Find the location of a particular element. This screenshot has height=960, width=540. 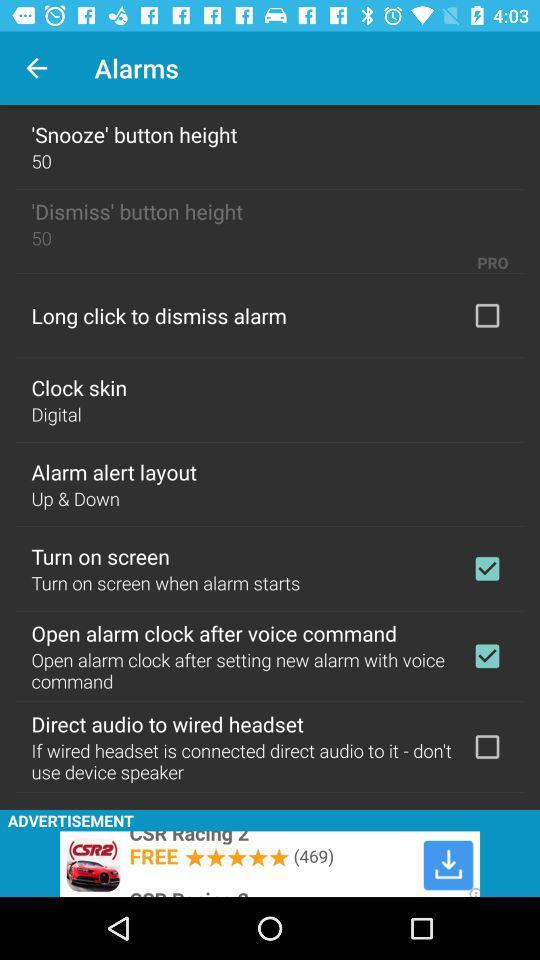

advertisement is located at coordinates (270, 863).